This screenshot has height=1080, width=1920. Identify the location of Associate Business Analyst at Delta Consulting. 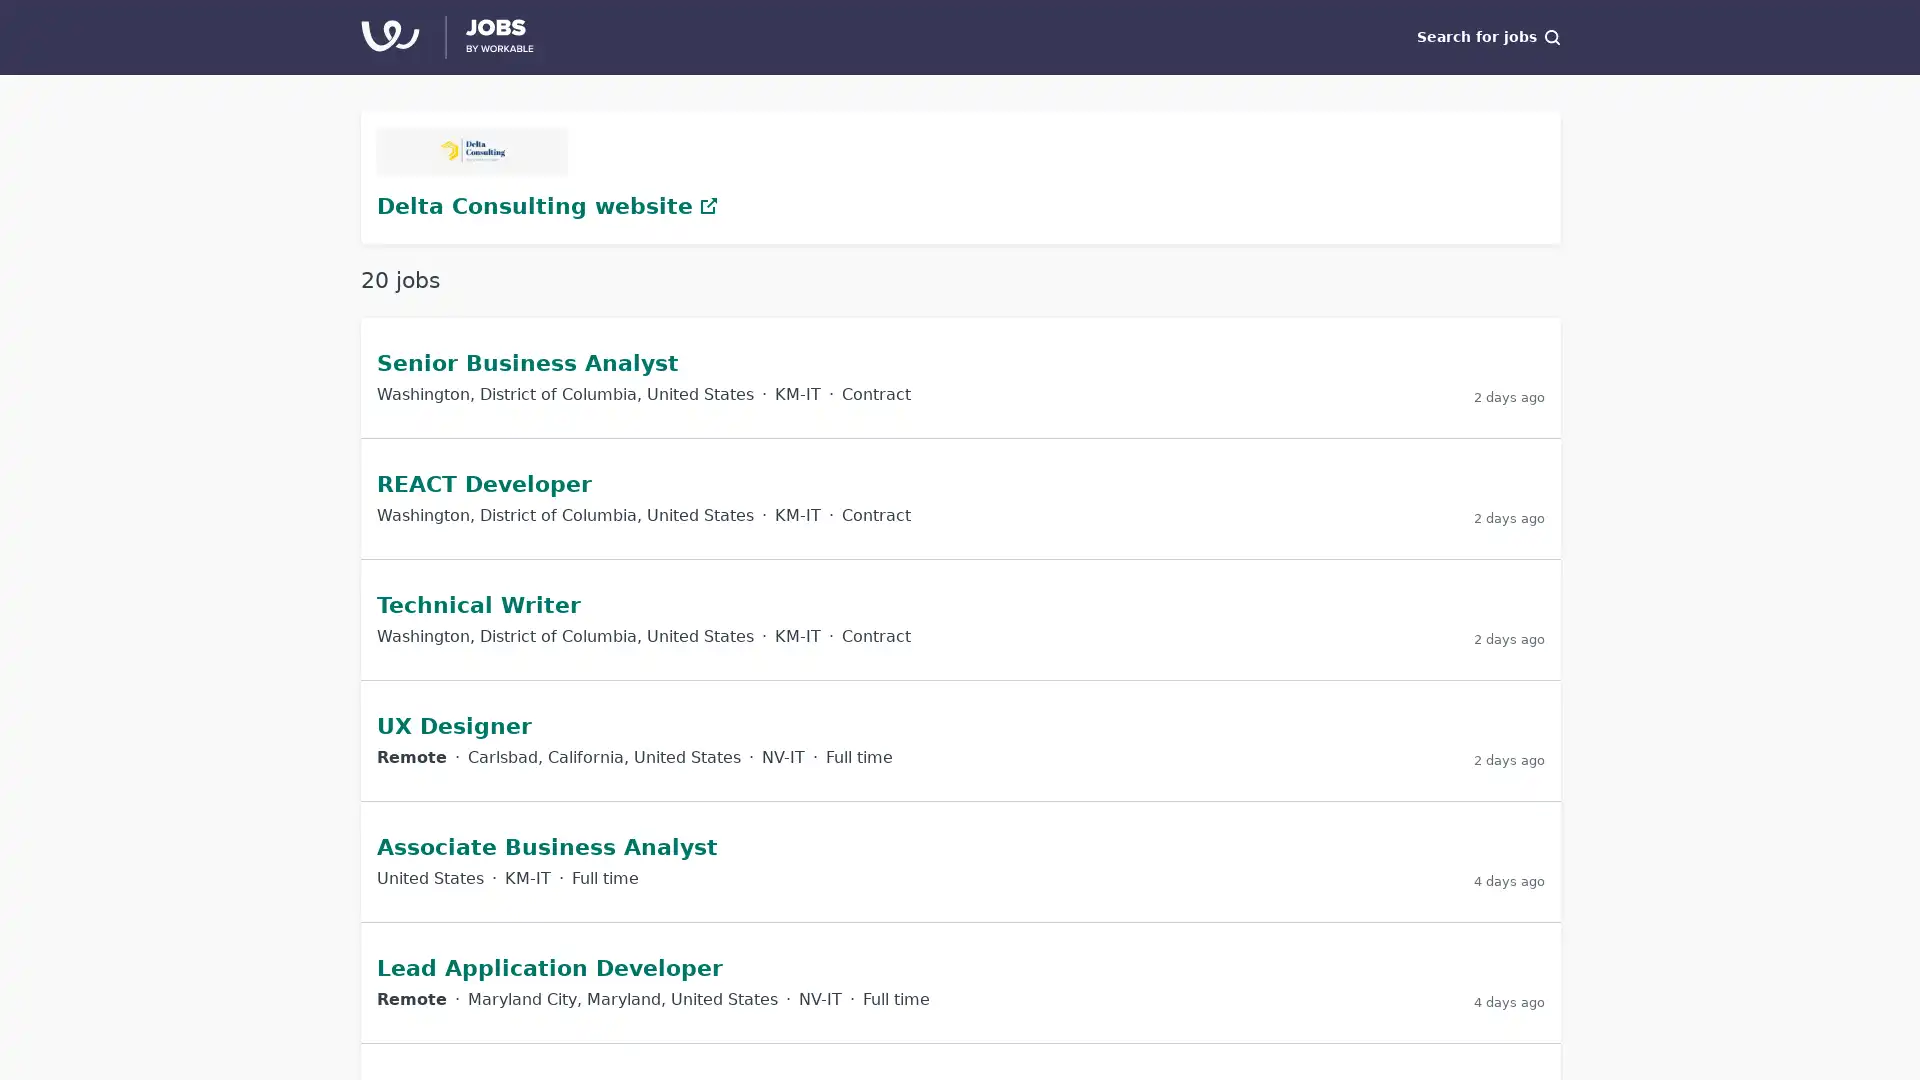
(960, 859).